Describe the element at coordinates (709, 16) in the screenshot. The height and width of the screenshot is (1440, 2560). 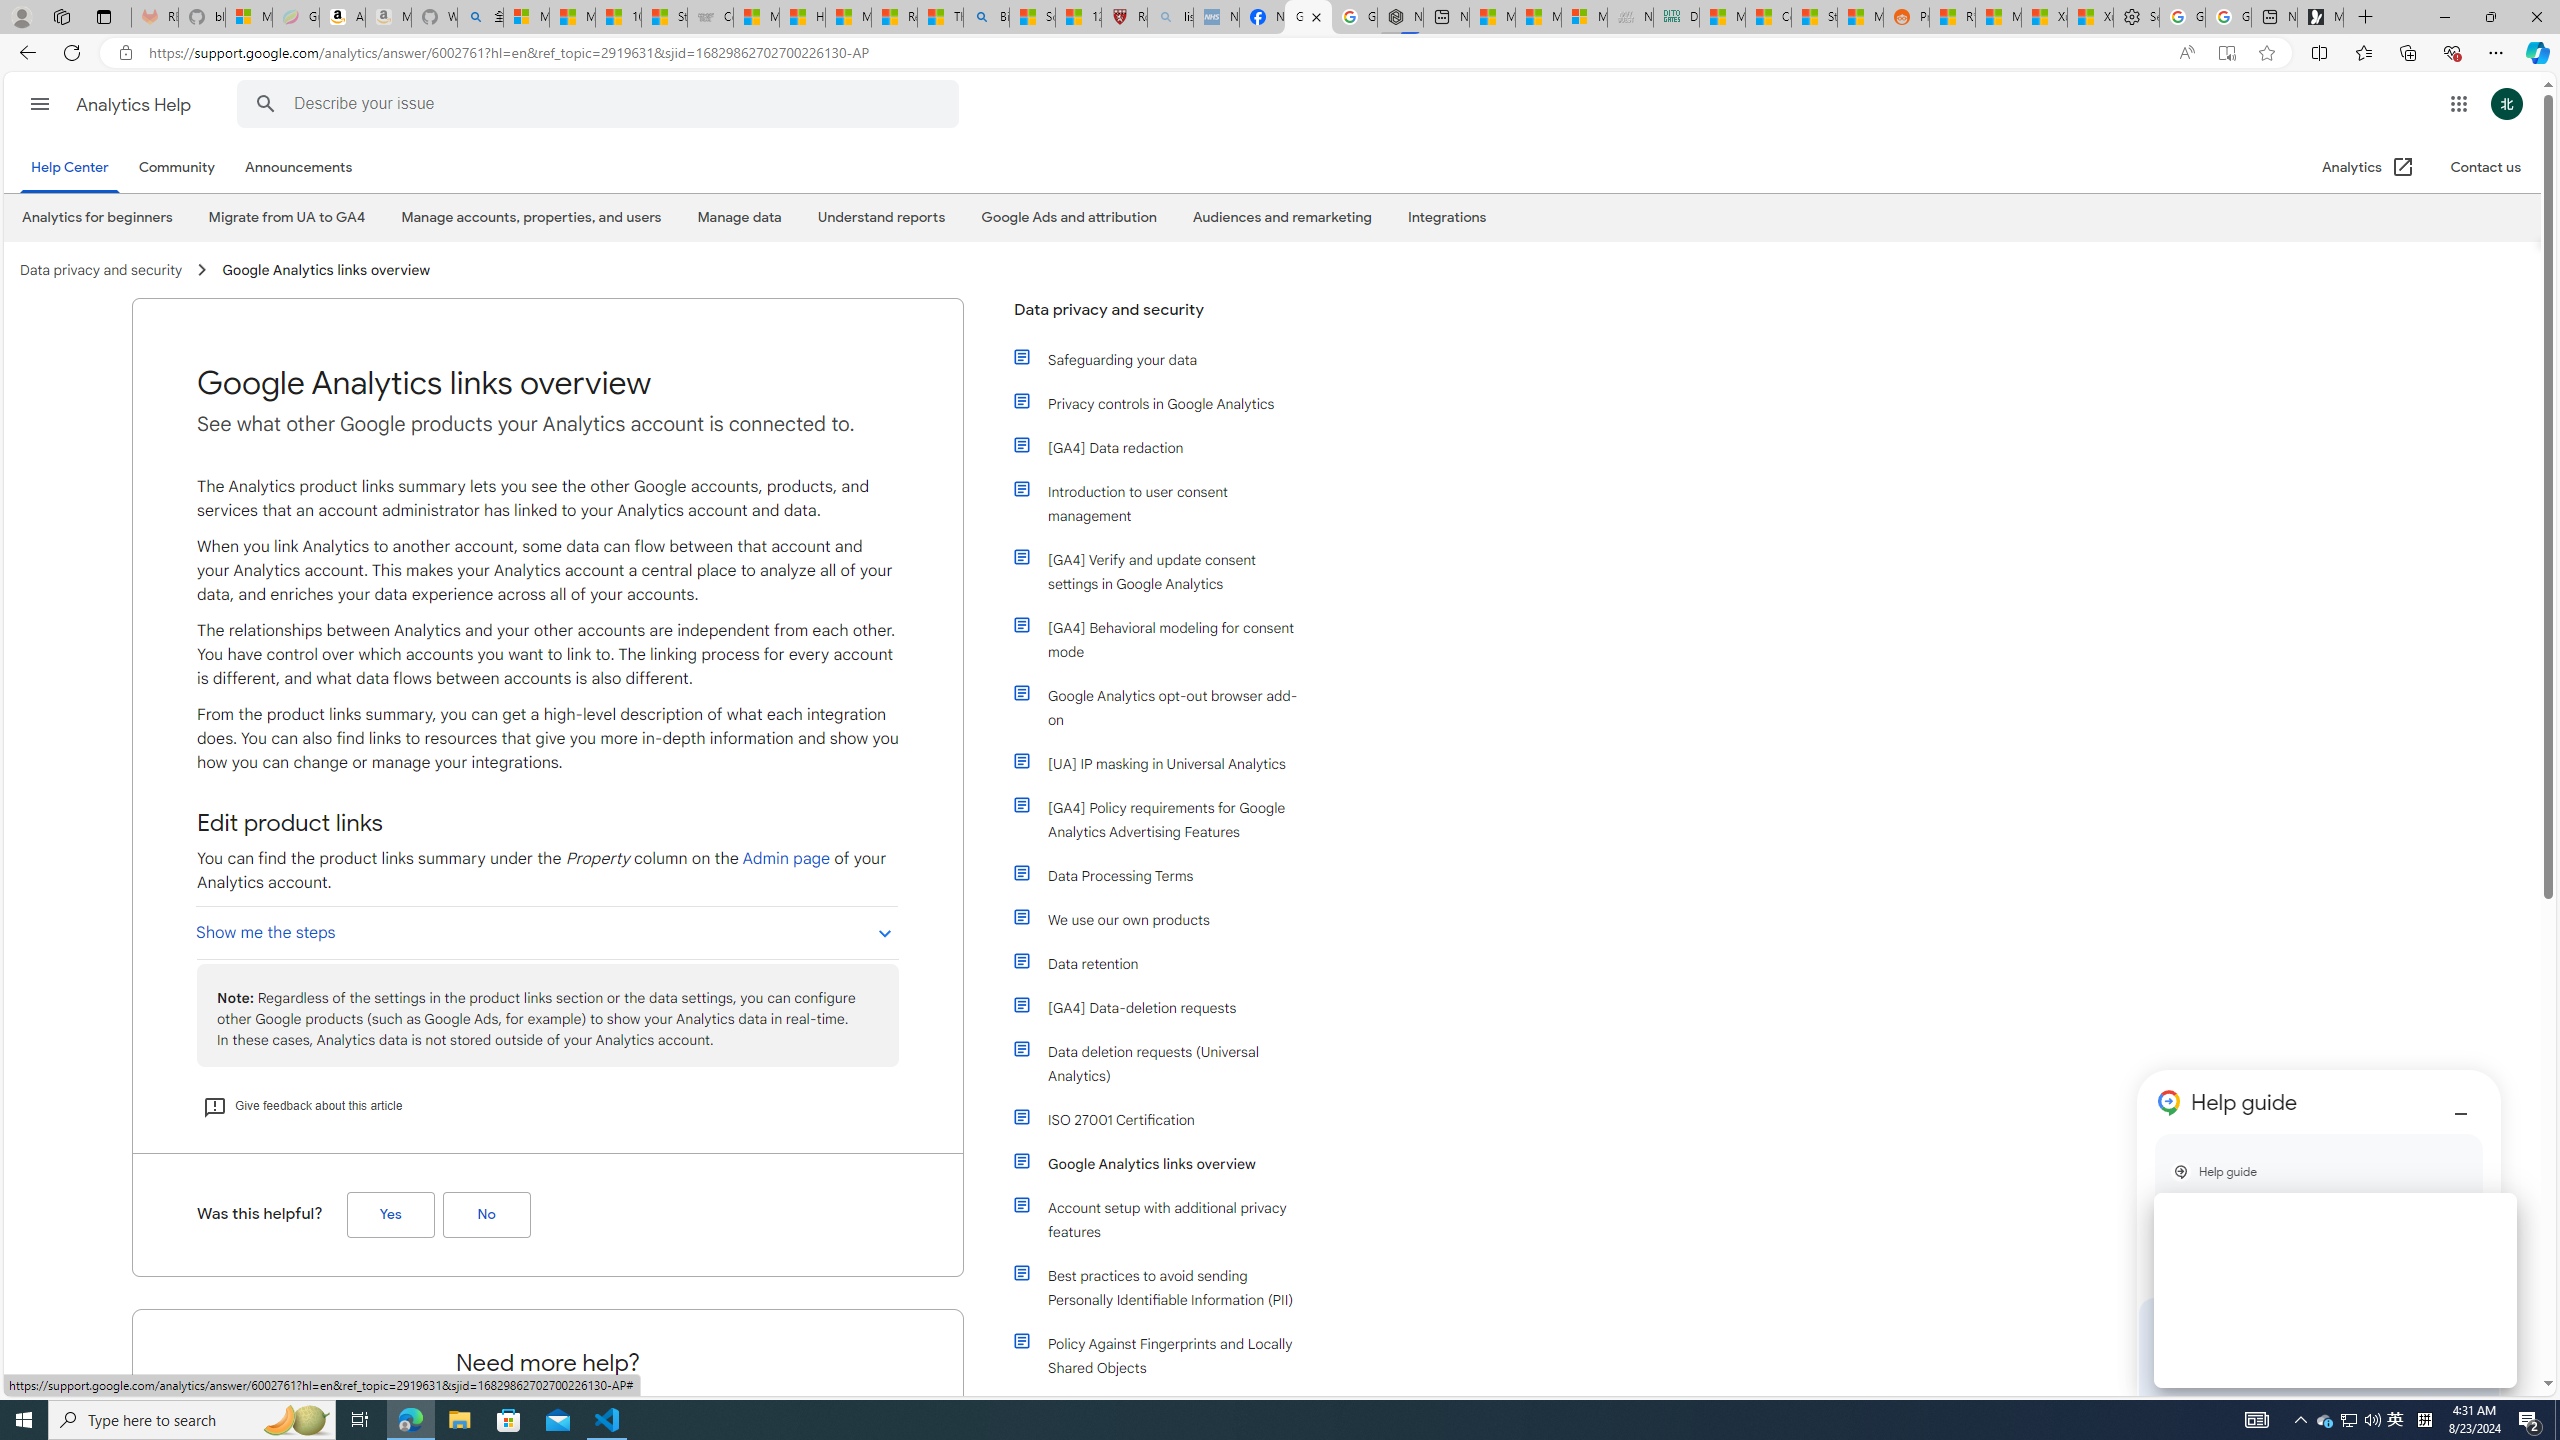
I see `'Combat Siege'` at that location.